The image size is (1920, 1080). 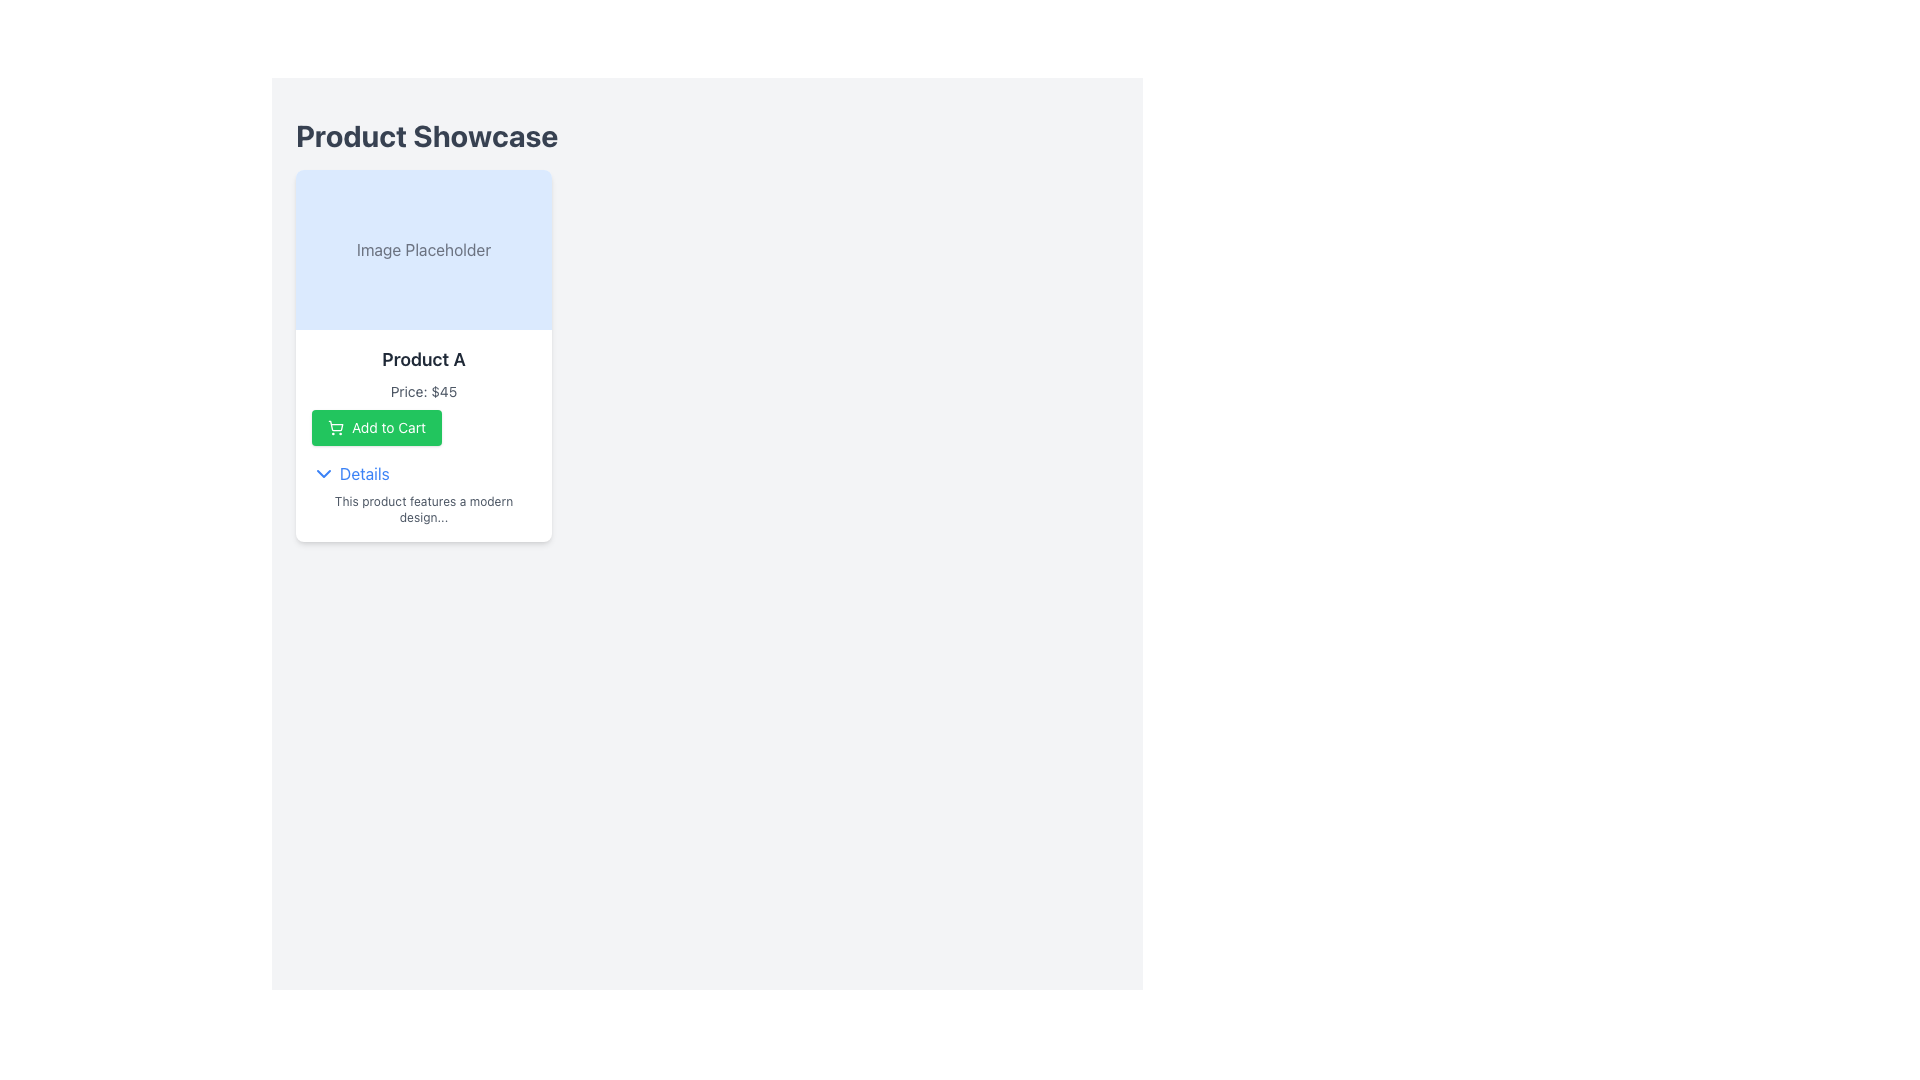 What do you see at coordinates (422, 358) in the screenshot?
I see `the text element displaying 'Product A', which is styled in a large bold font and is located centrally beneath the image placeholder in the product card` at bounding box center [422, 358].